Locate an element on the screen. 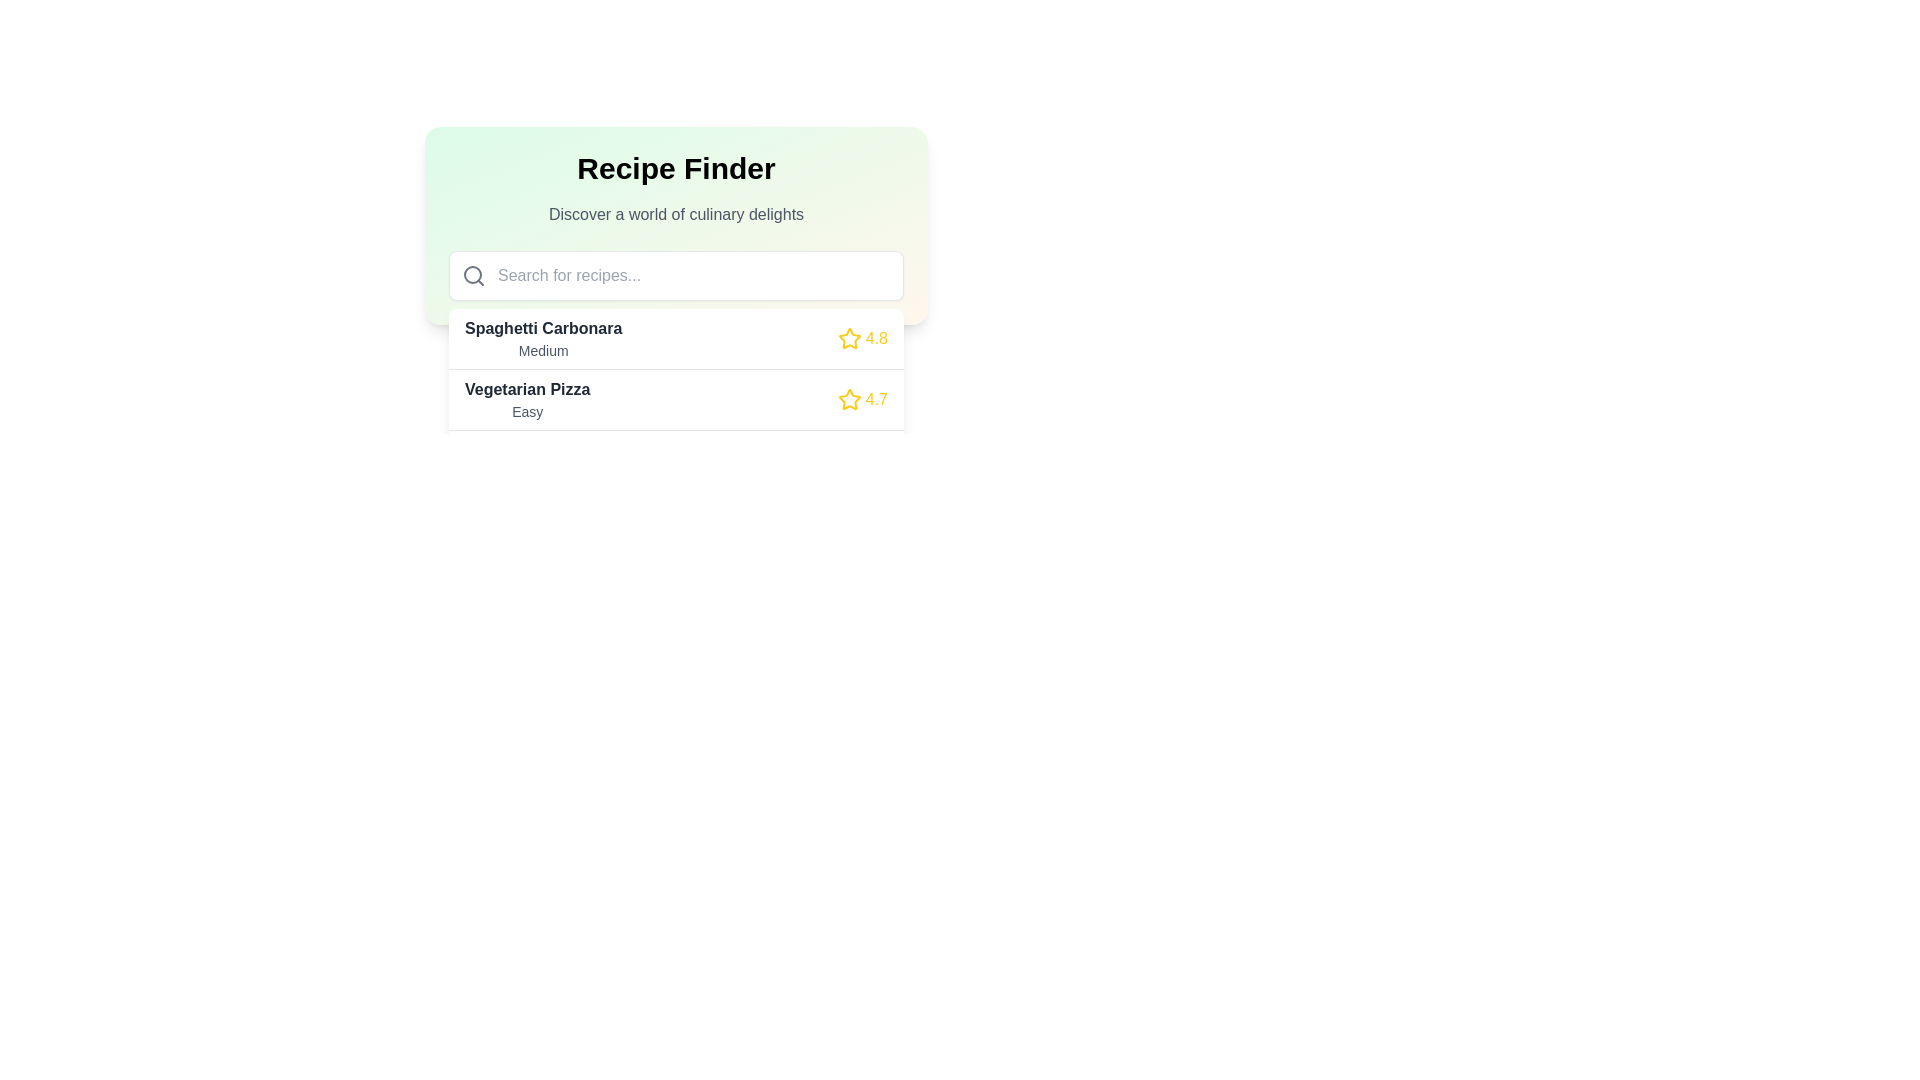 The image size is (1920, 1080). the centered text component displaying 'Discover a world of culinary delights', which is positioned beneath the 'Recipe Finder' title and above the search bar is located at coordinates (676, 215).